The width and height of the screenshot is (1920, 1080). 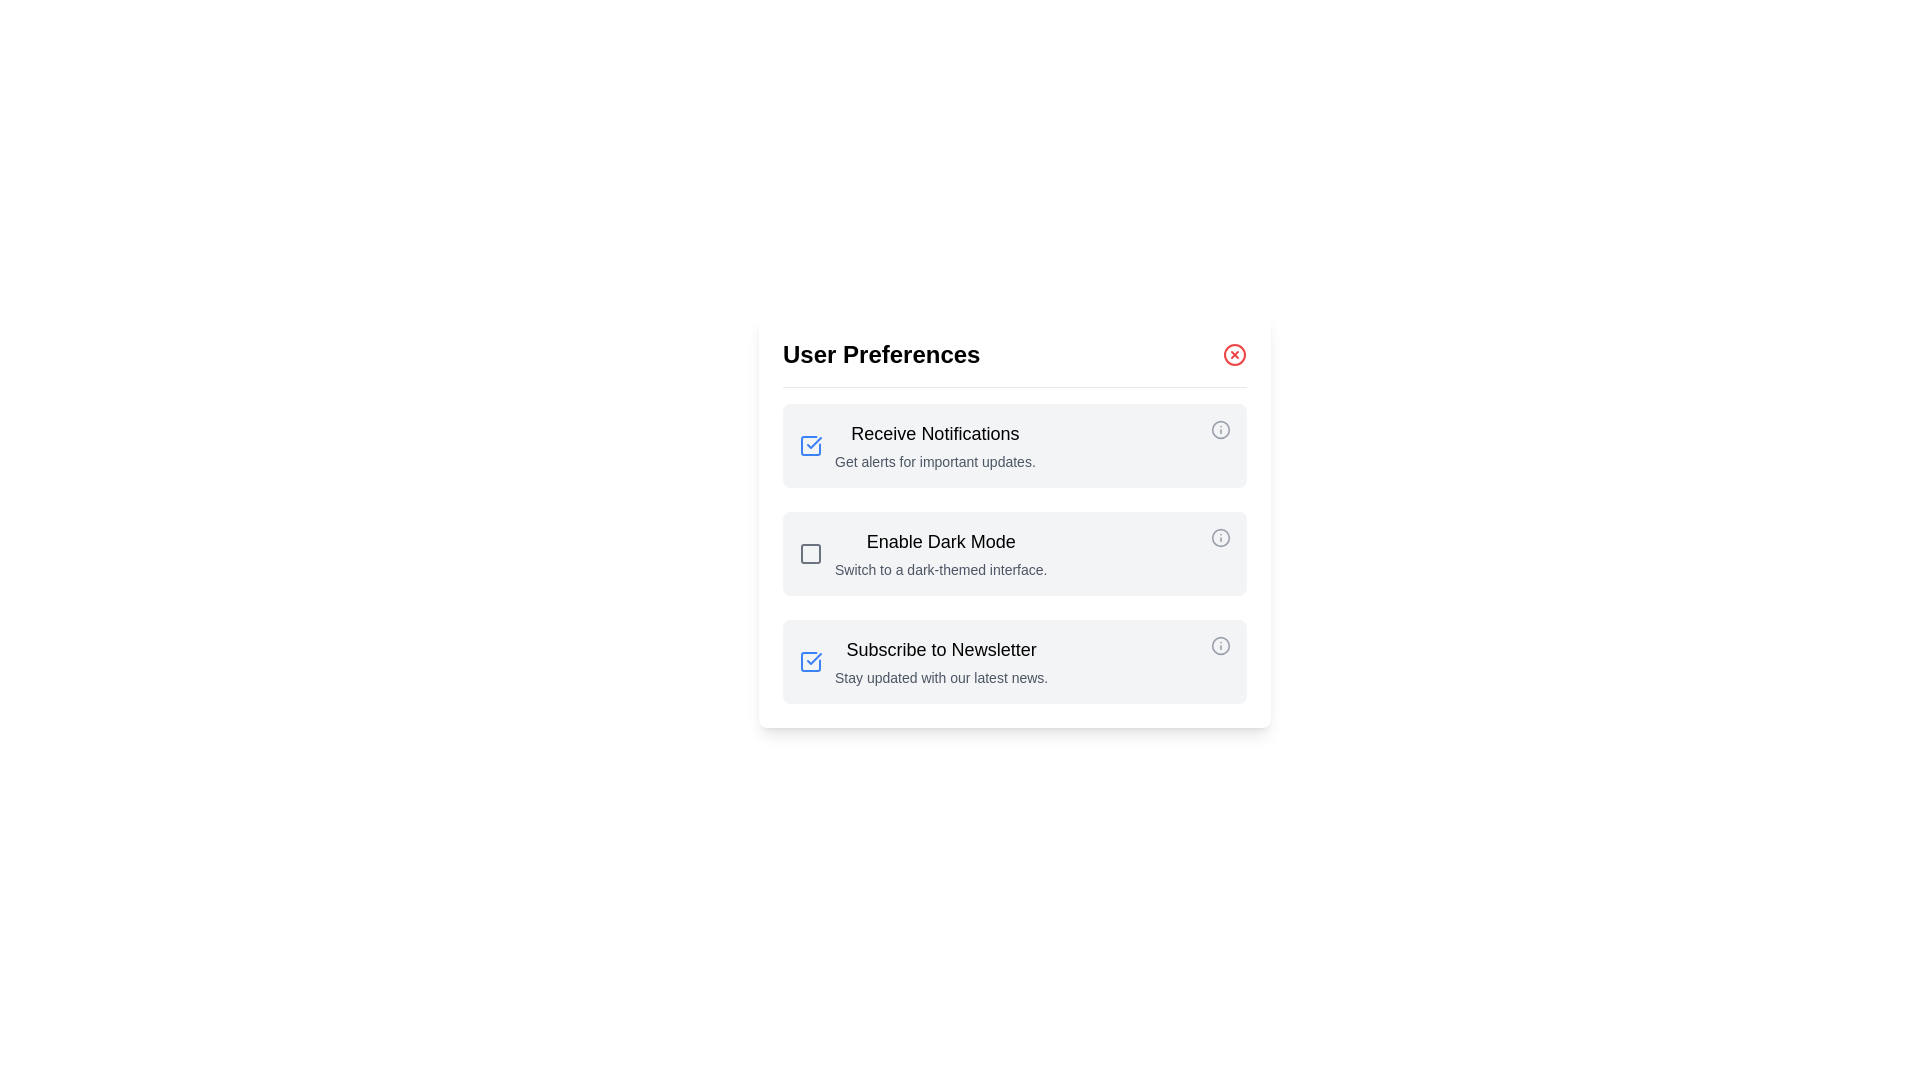 I want to click on the descriptive text block related to the 'Subscribe to Newsletter' feature, which is the third item in a vertical list of user preferences, located below 'Receive Notifications' and 'Enable Dark Mode', so click(x=940, y=662).